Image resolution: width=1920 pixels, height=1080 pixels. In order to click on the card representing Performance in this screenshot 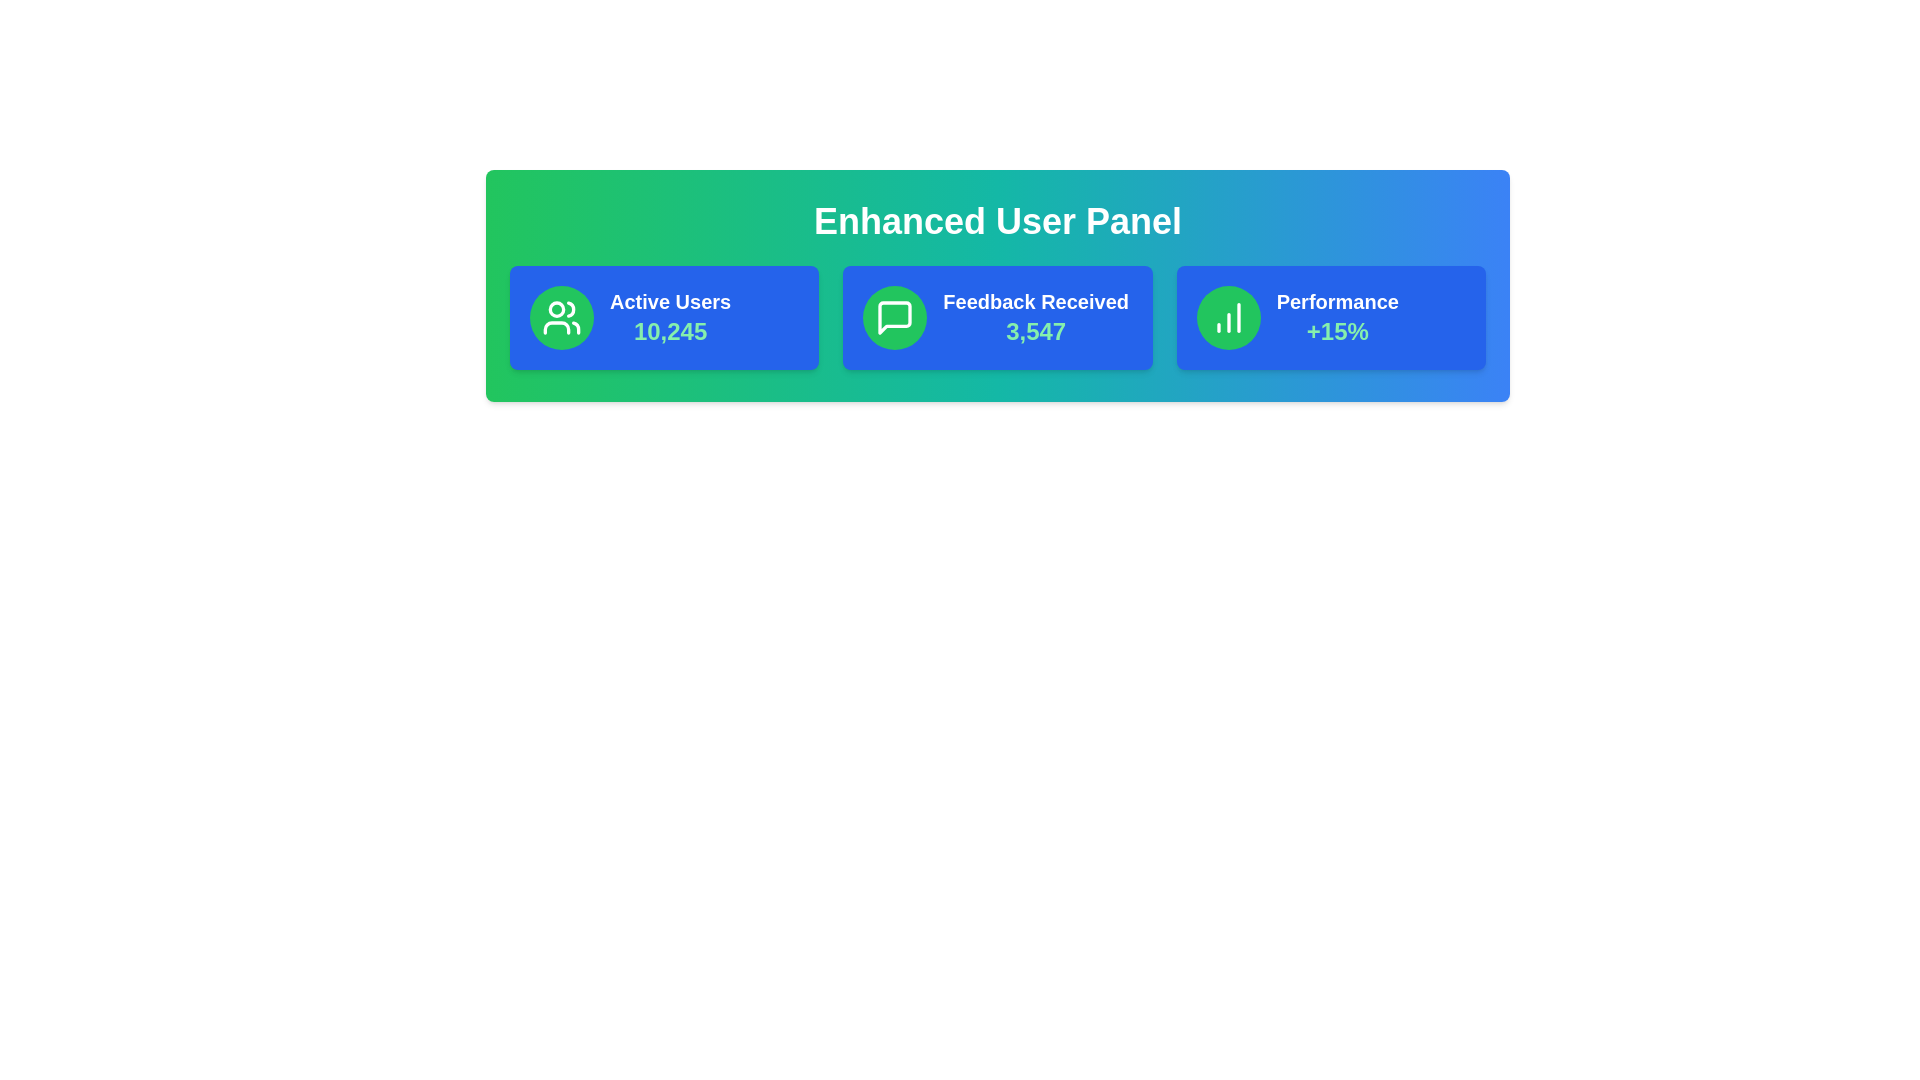, I will do `click(1331, 316)`.